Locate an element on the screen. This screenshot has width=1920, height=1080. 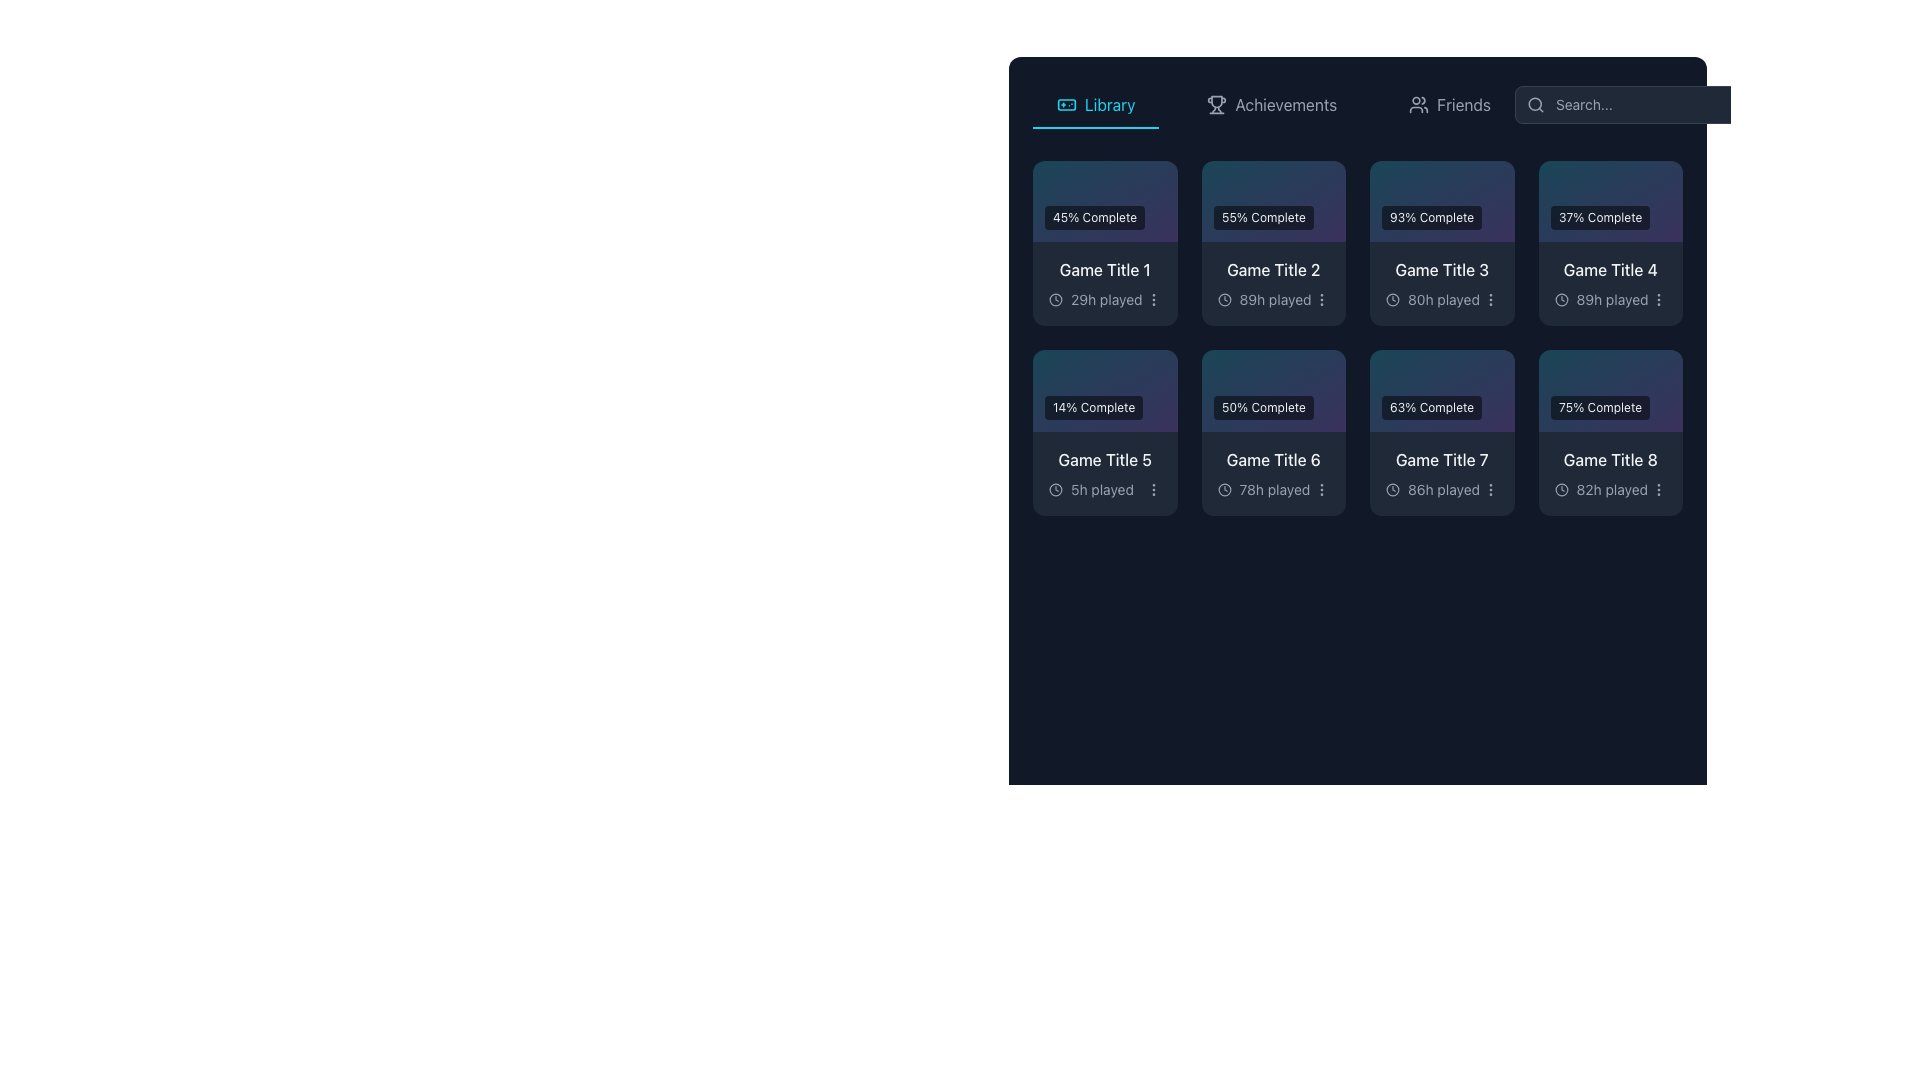
the '82h played' text with clock icon located under the 'Game Title 8' in the card layout is located at coordinates (1610, 489).